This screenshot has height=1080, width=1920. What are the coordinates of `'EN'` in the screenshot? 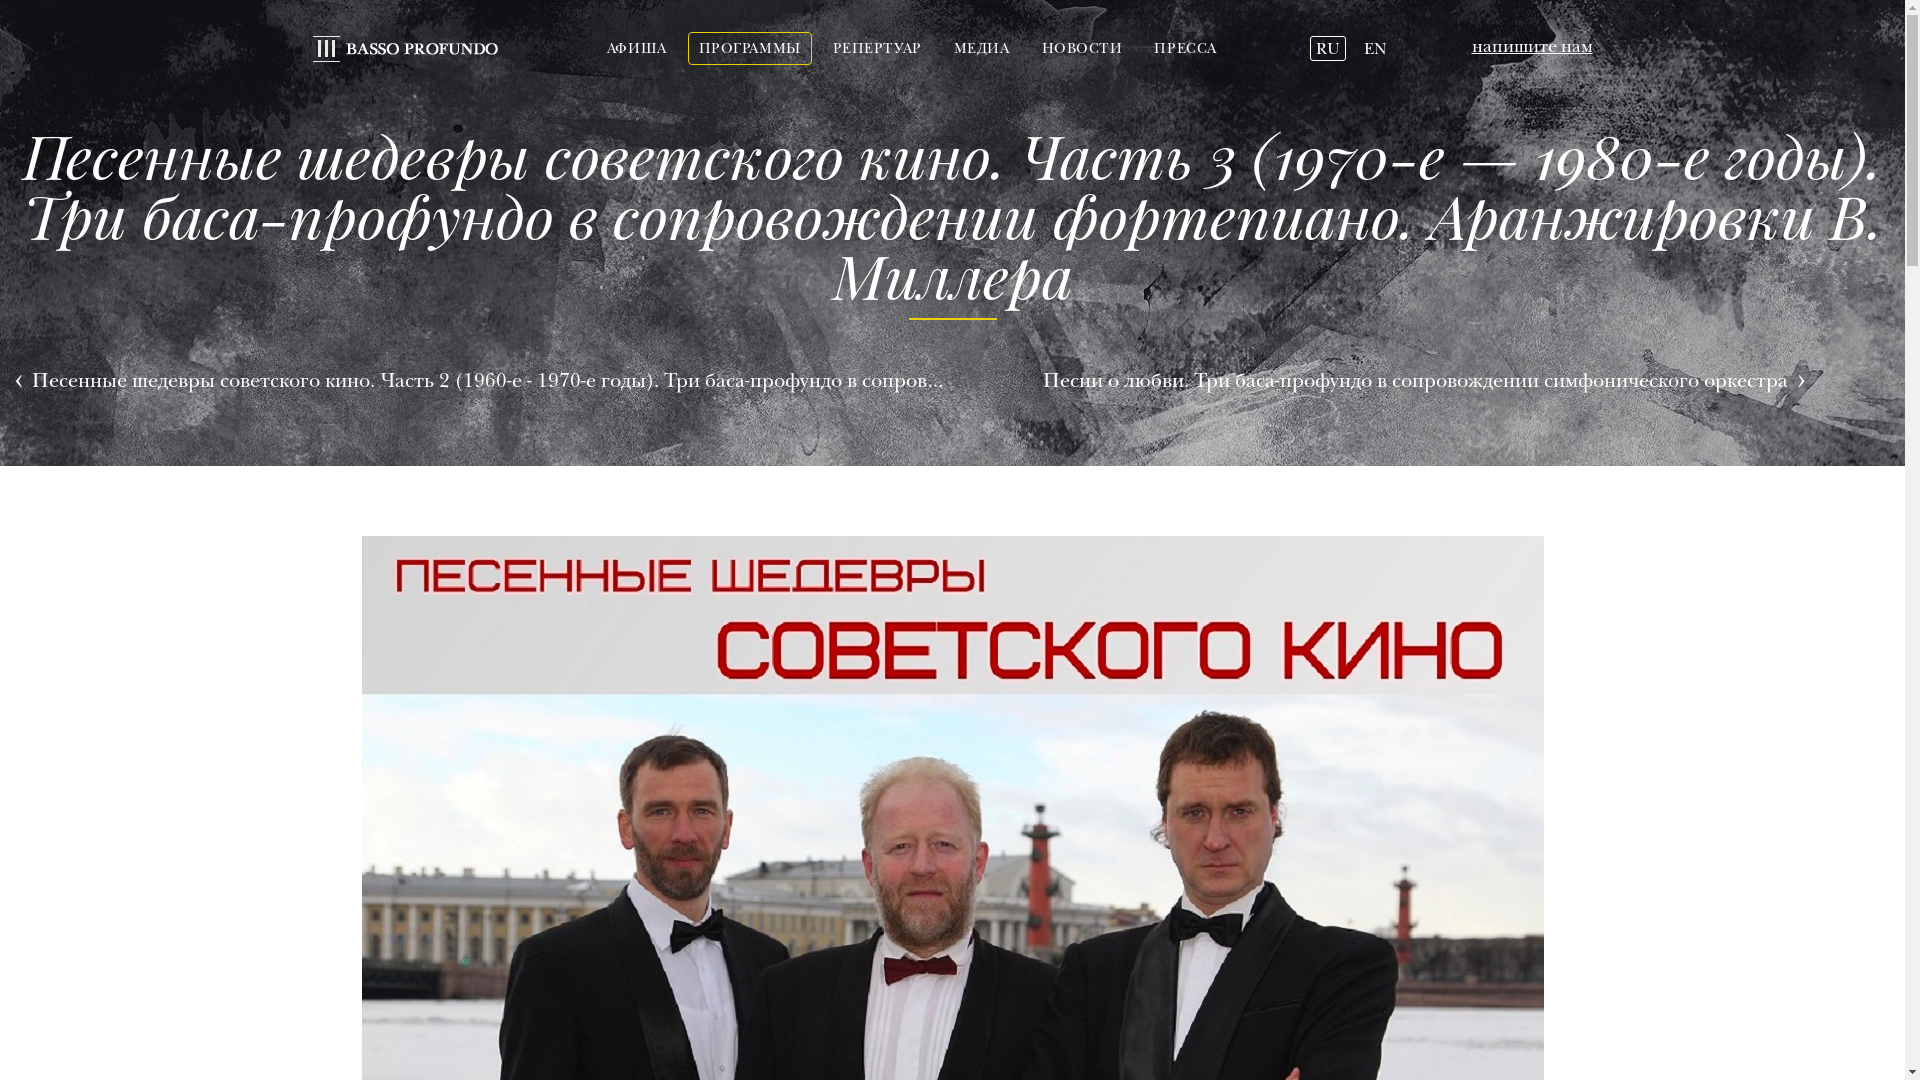 It's located at (1358, 48).